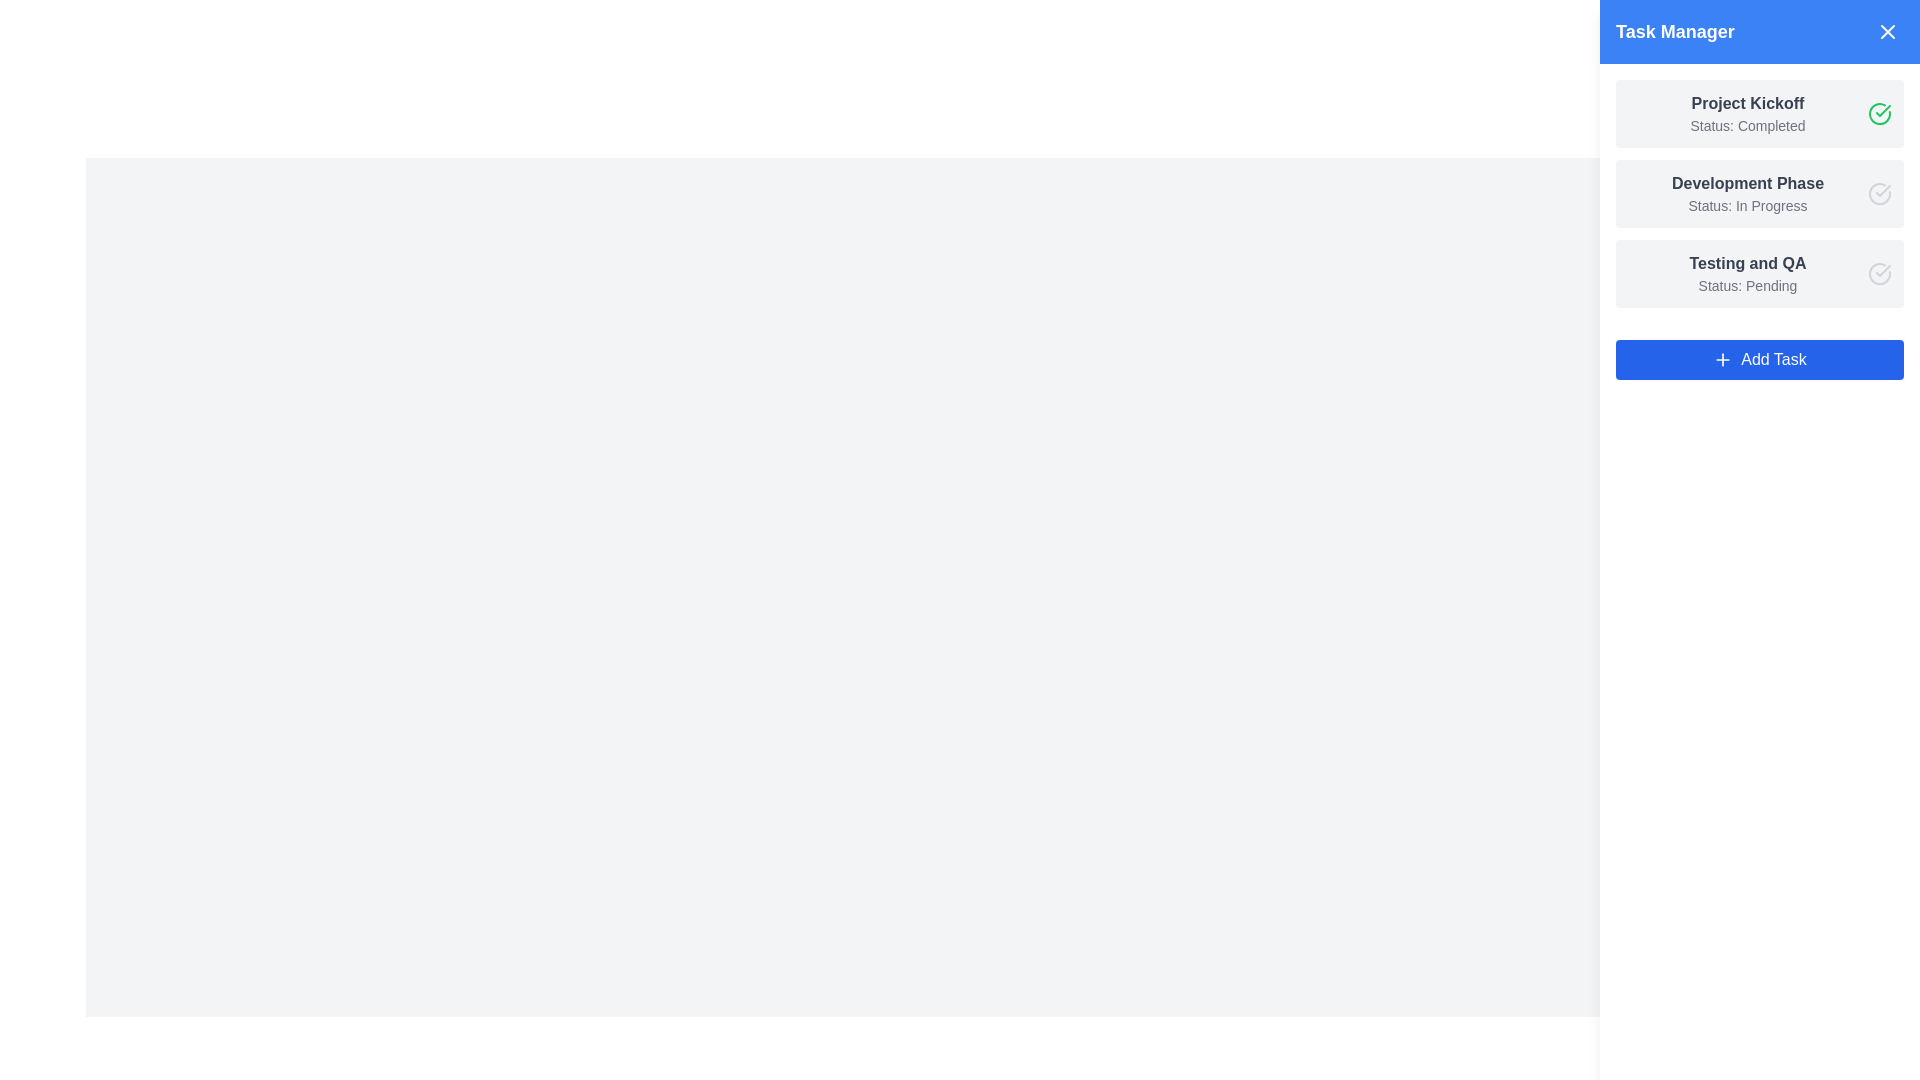 The width and height of the screenshot is (1920, 1080). I want to click on title text of the first task card located in the task panel on the right side of the interface, positioned above the status text 'Status: Completed', so click(1746, 104).